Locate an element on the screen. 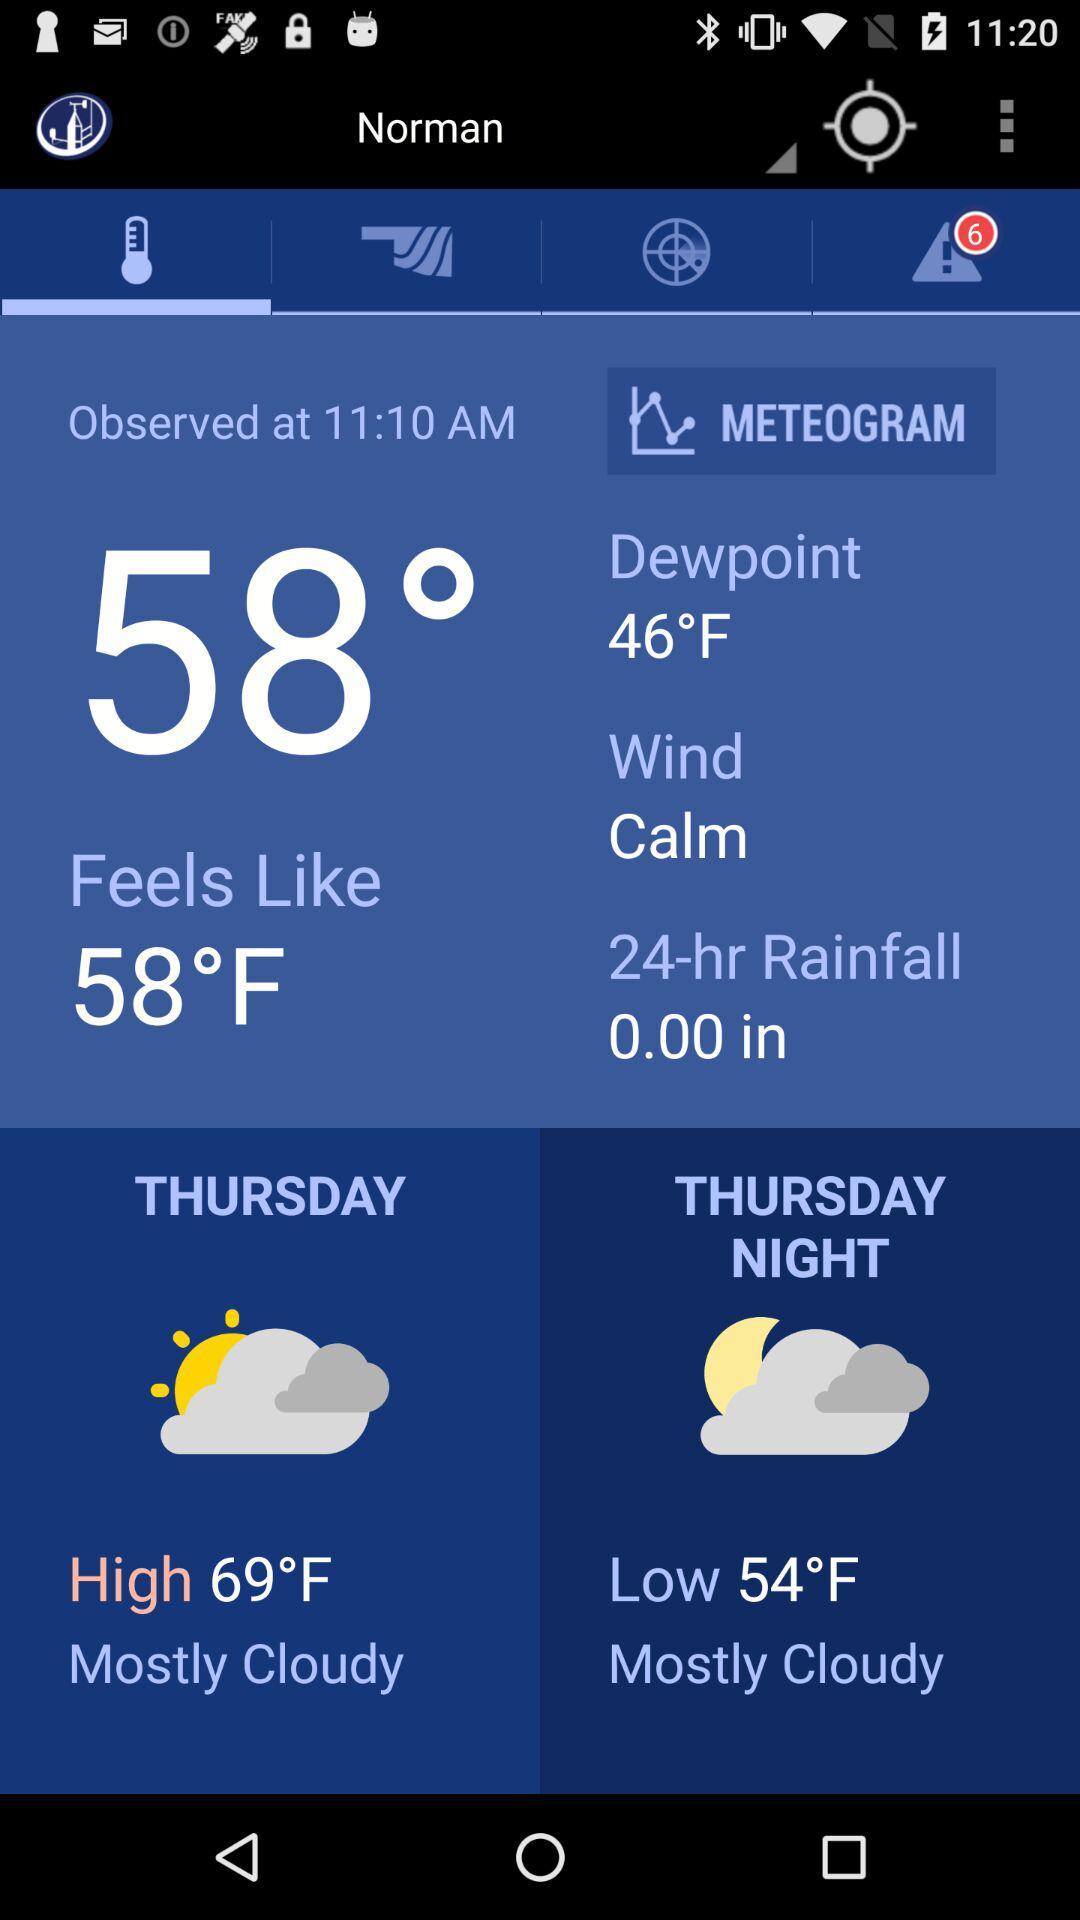  switch location option is located at coordinates (869, 124).